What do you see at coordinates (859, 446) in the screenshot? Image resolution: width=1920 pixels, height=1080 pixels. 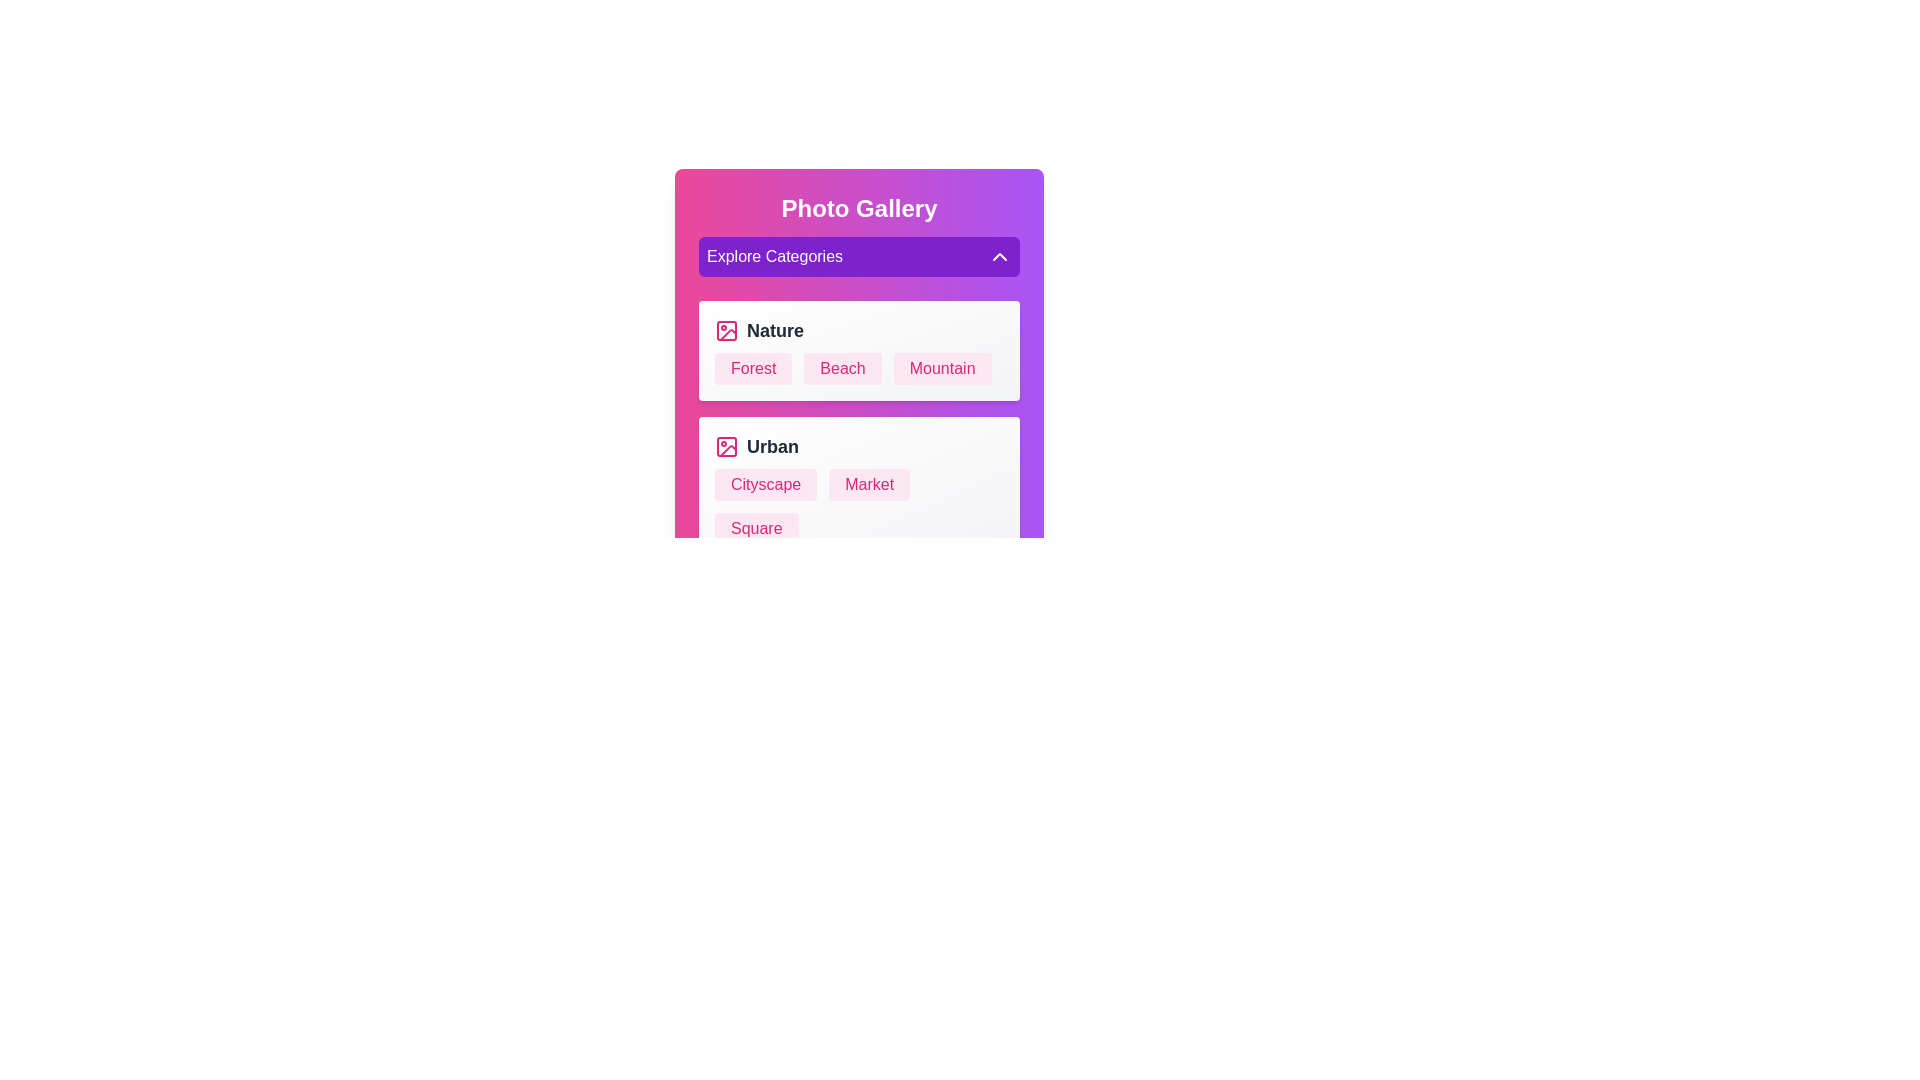 I see `the text element labeled 'Urban' to select it` at bounding box center [859, 446].